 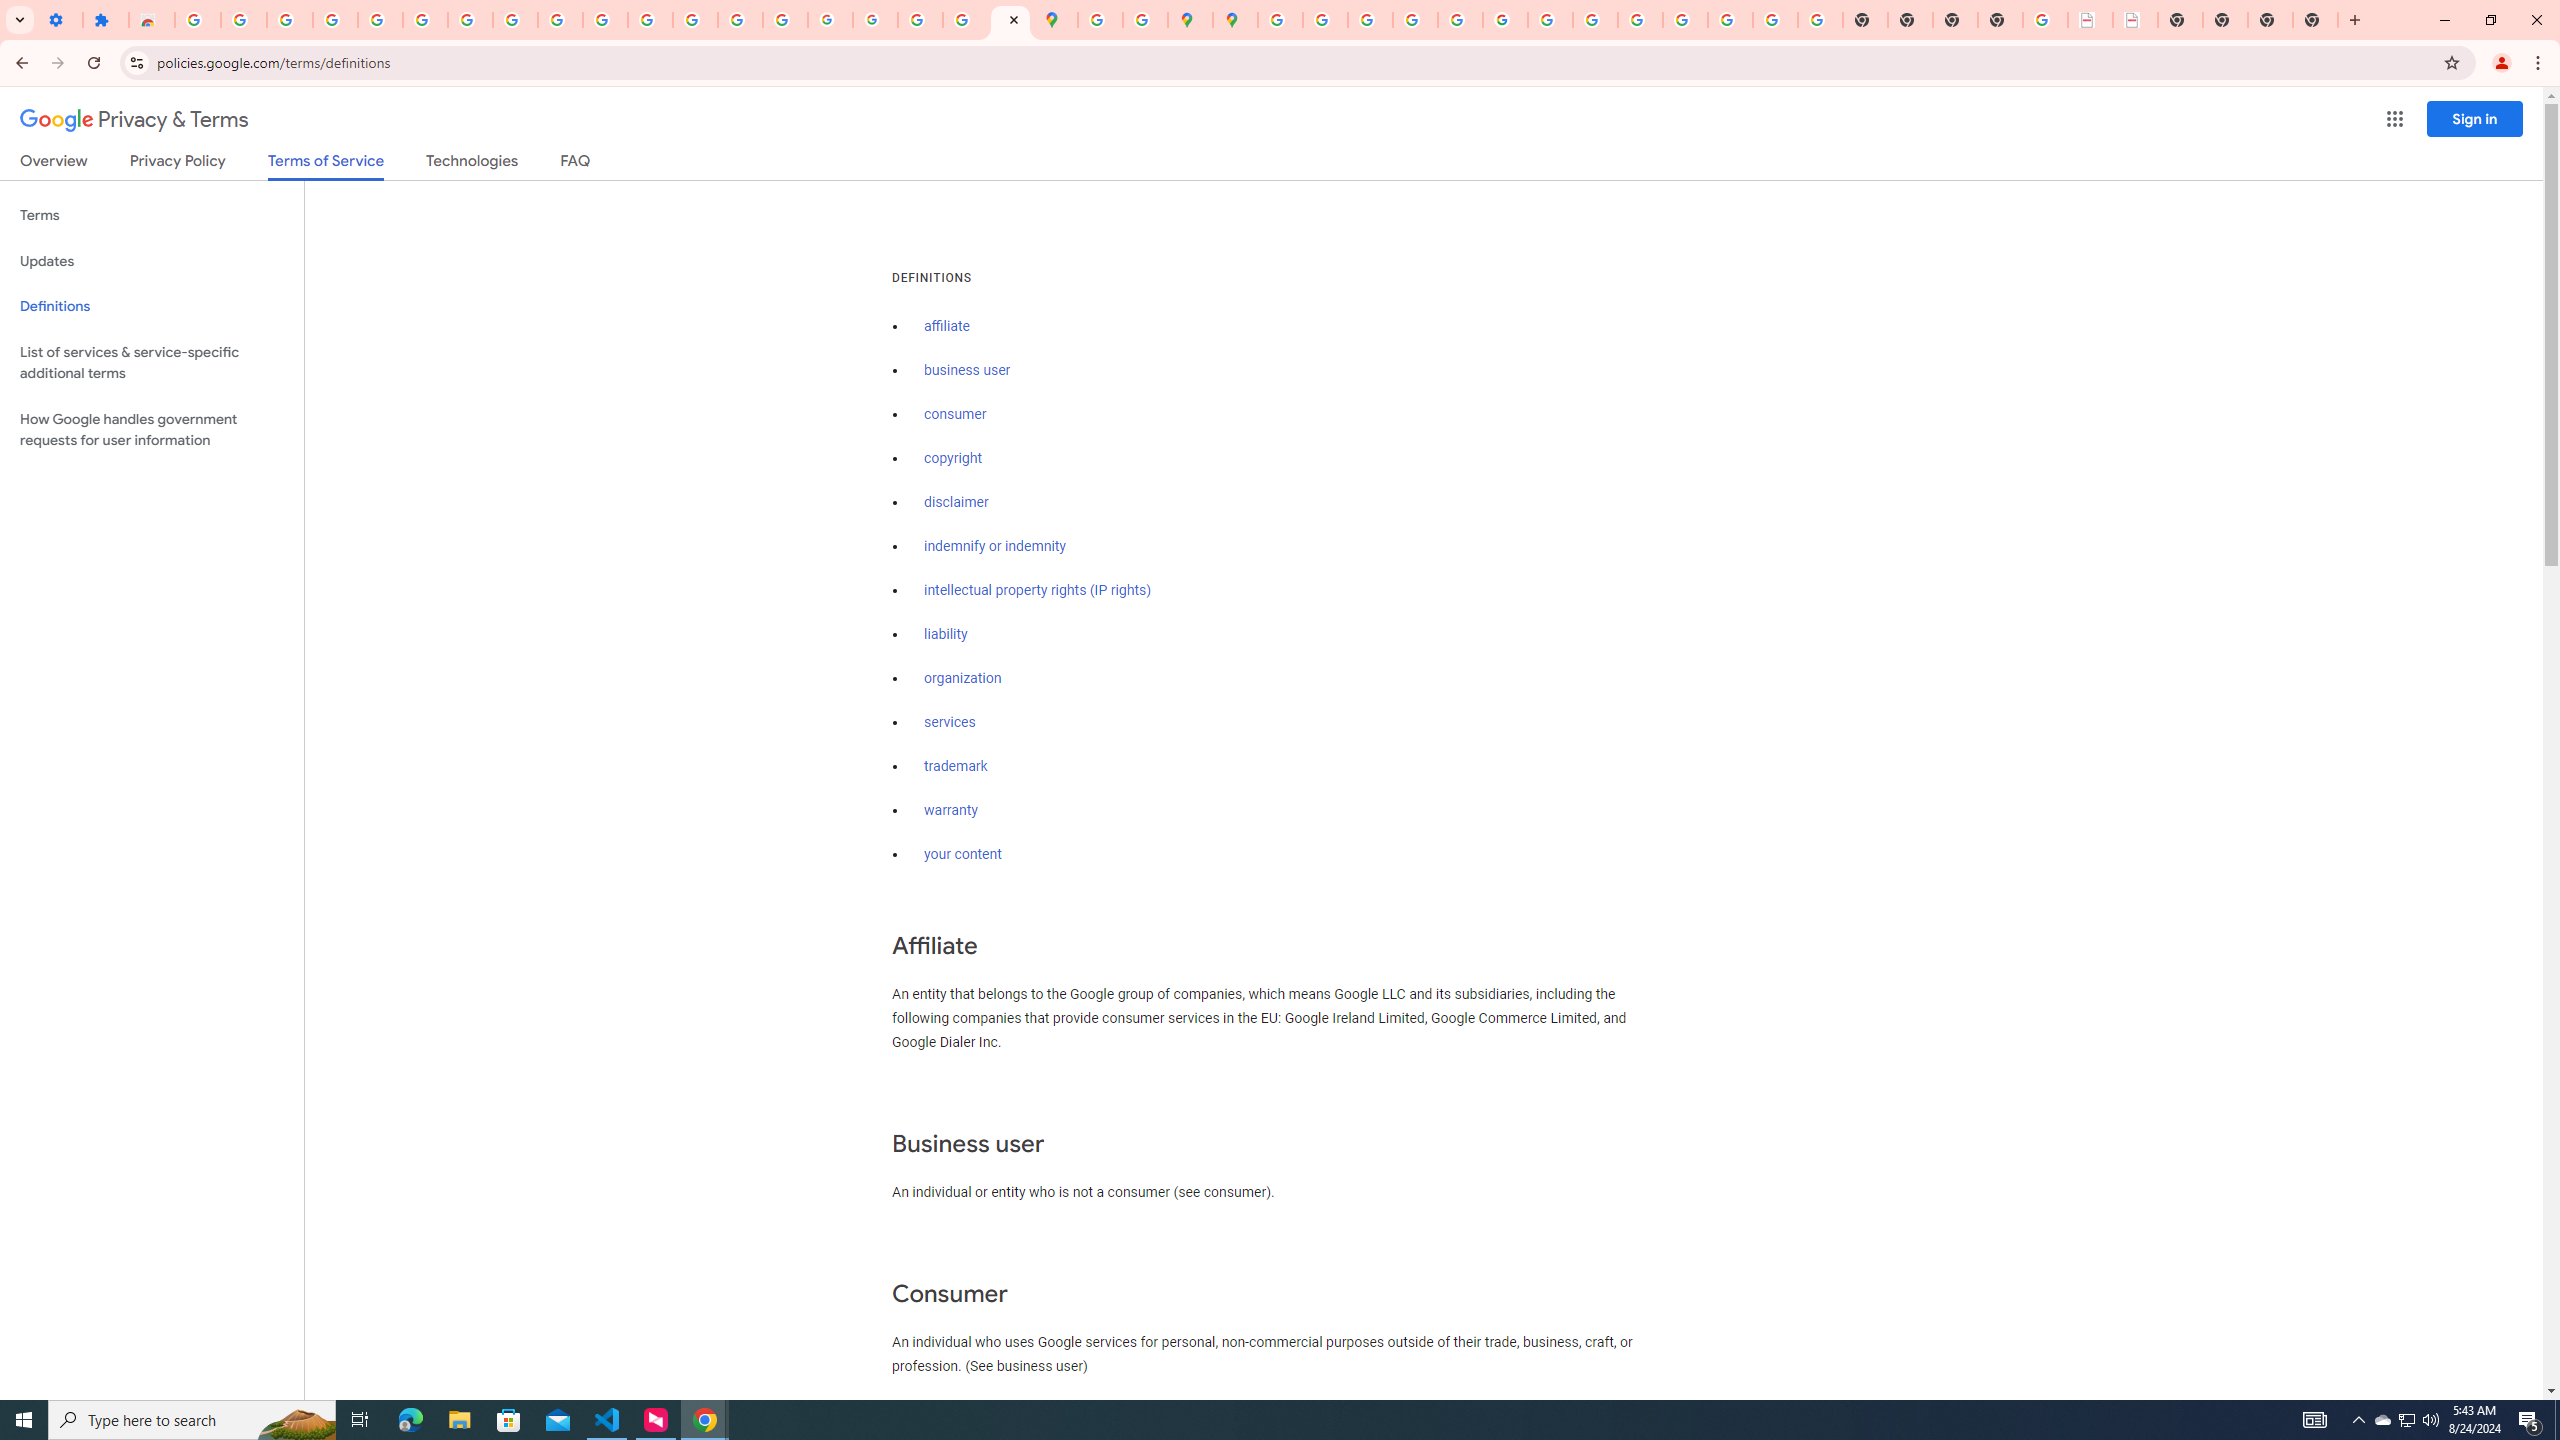 I want to click on 'List of services & service-specific additional terms', so click(x=151, y=361).